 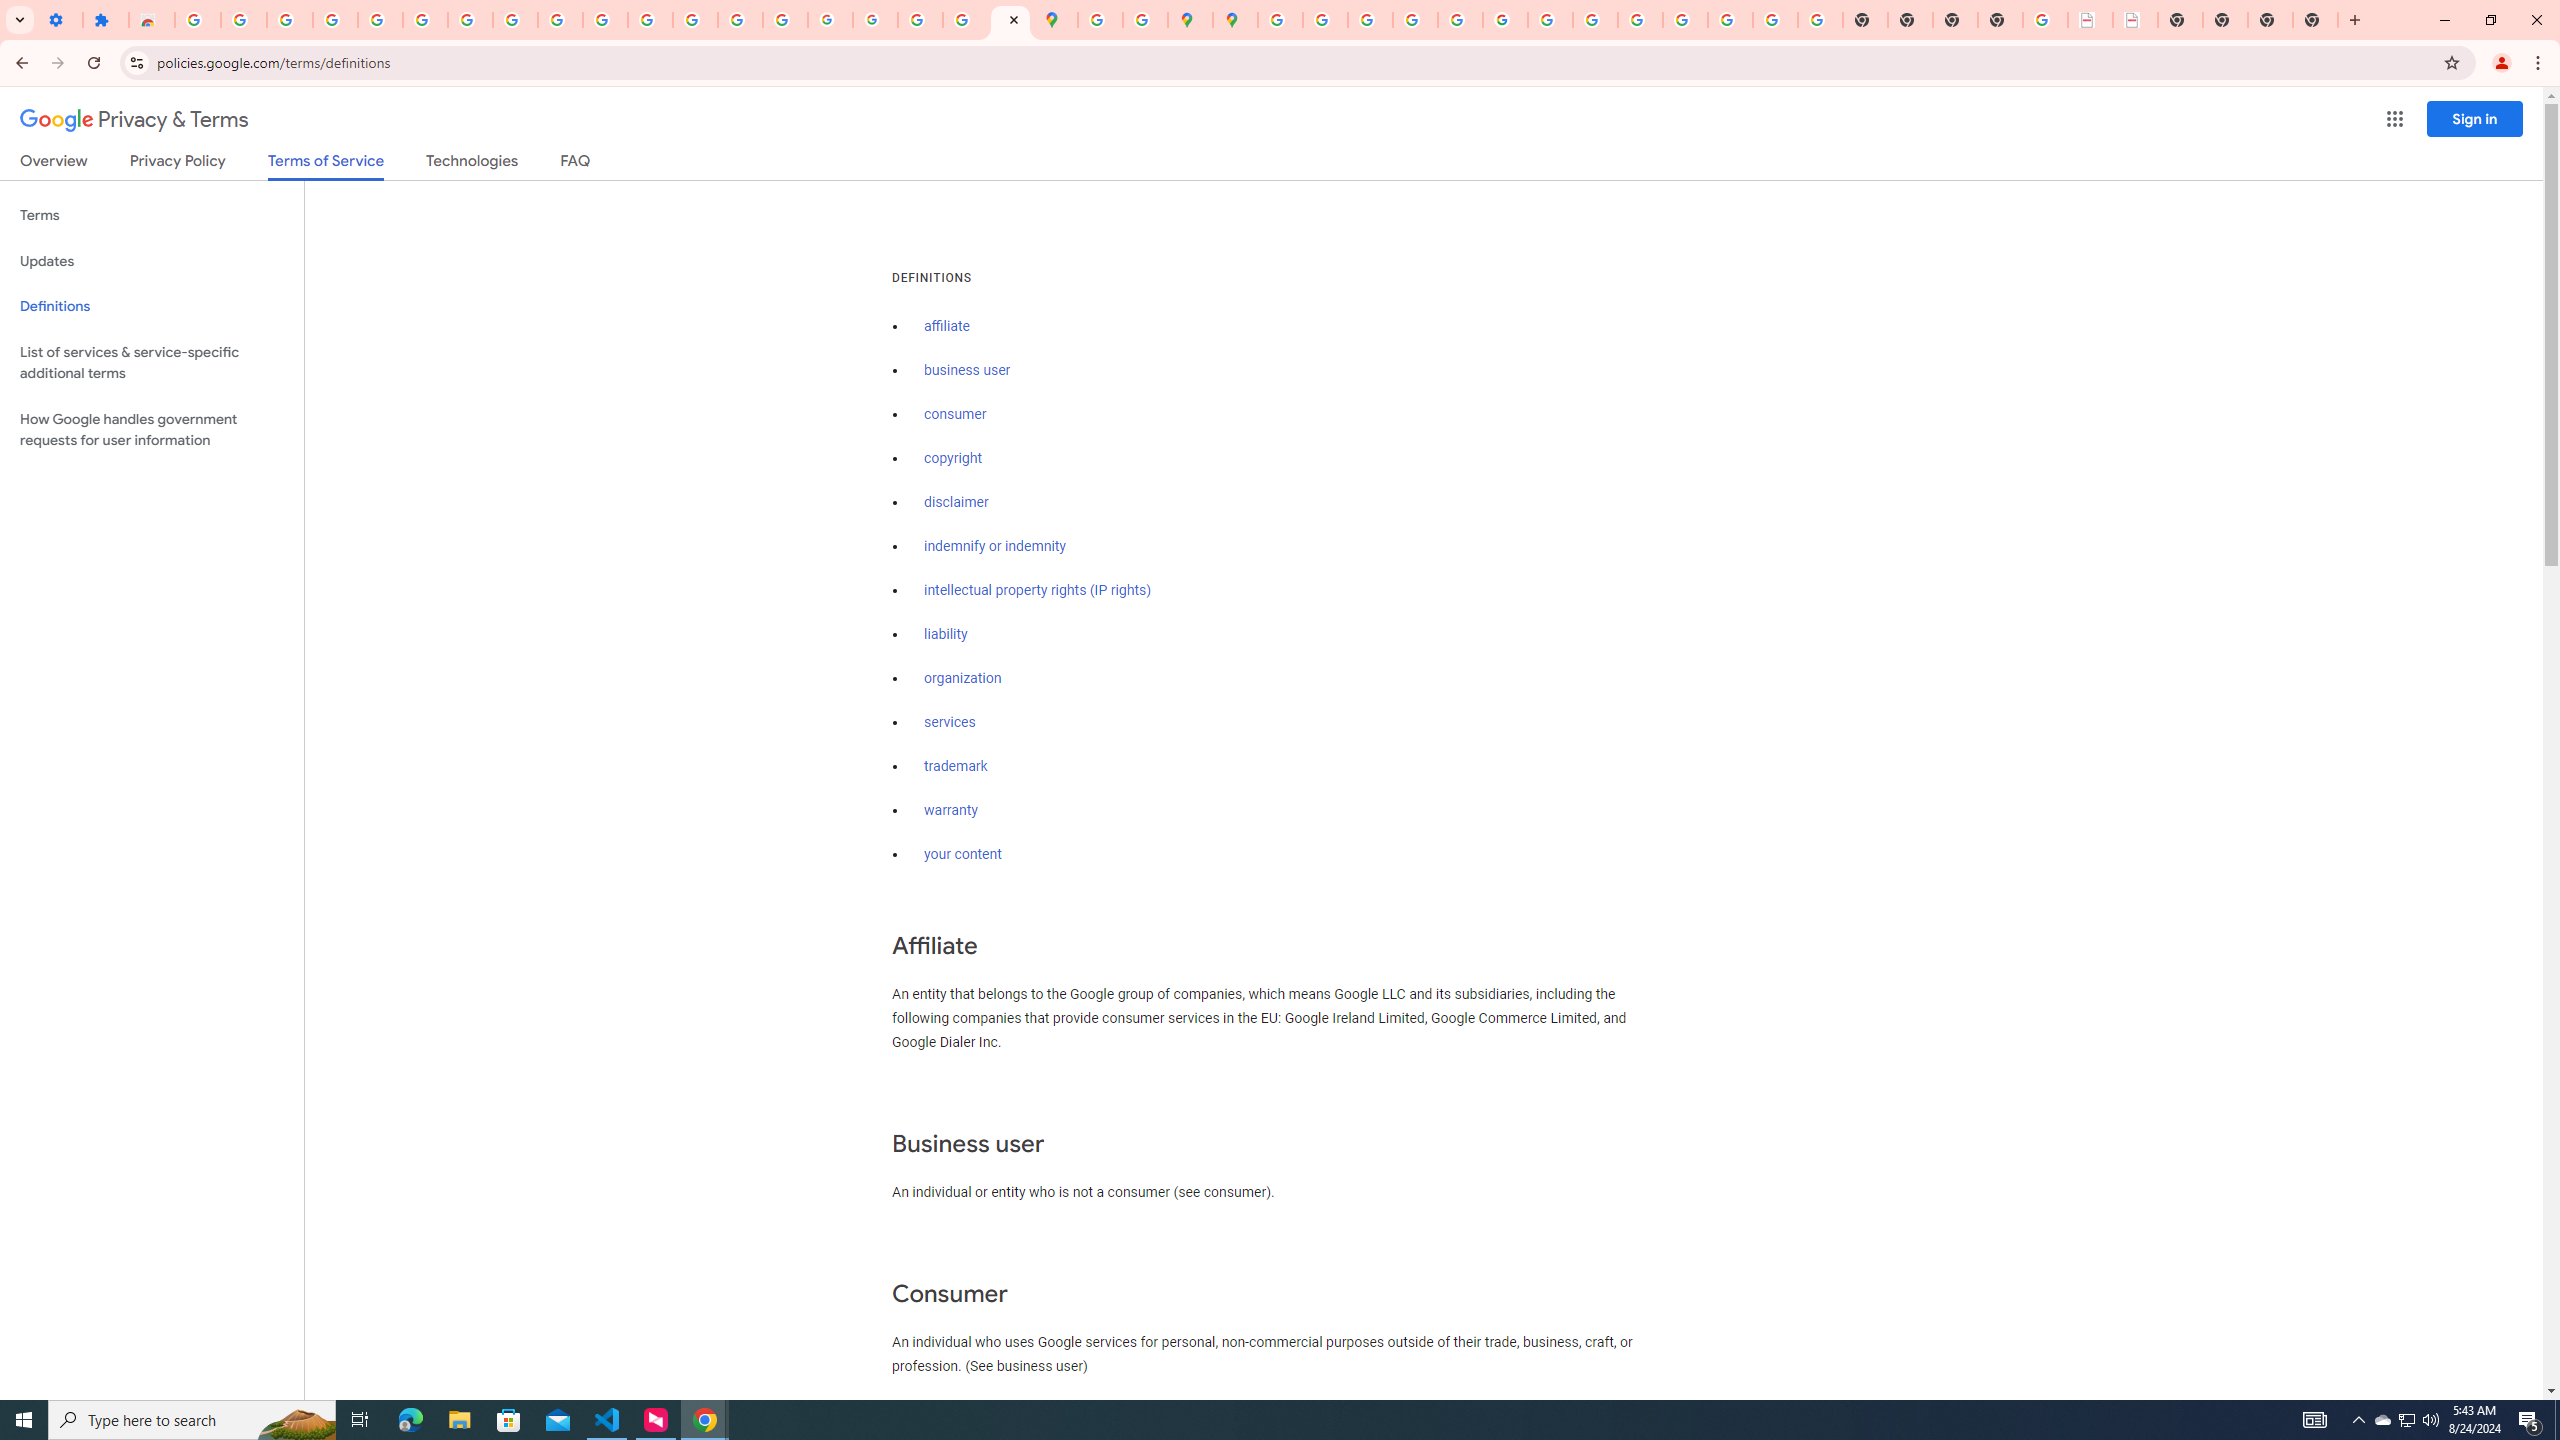 I want to click on 'List of services & service-specific additional terms', so click(x=151, y=361).